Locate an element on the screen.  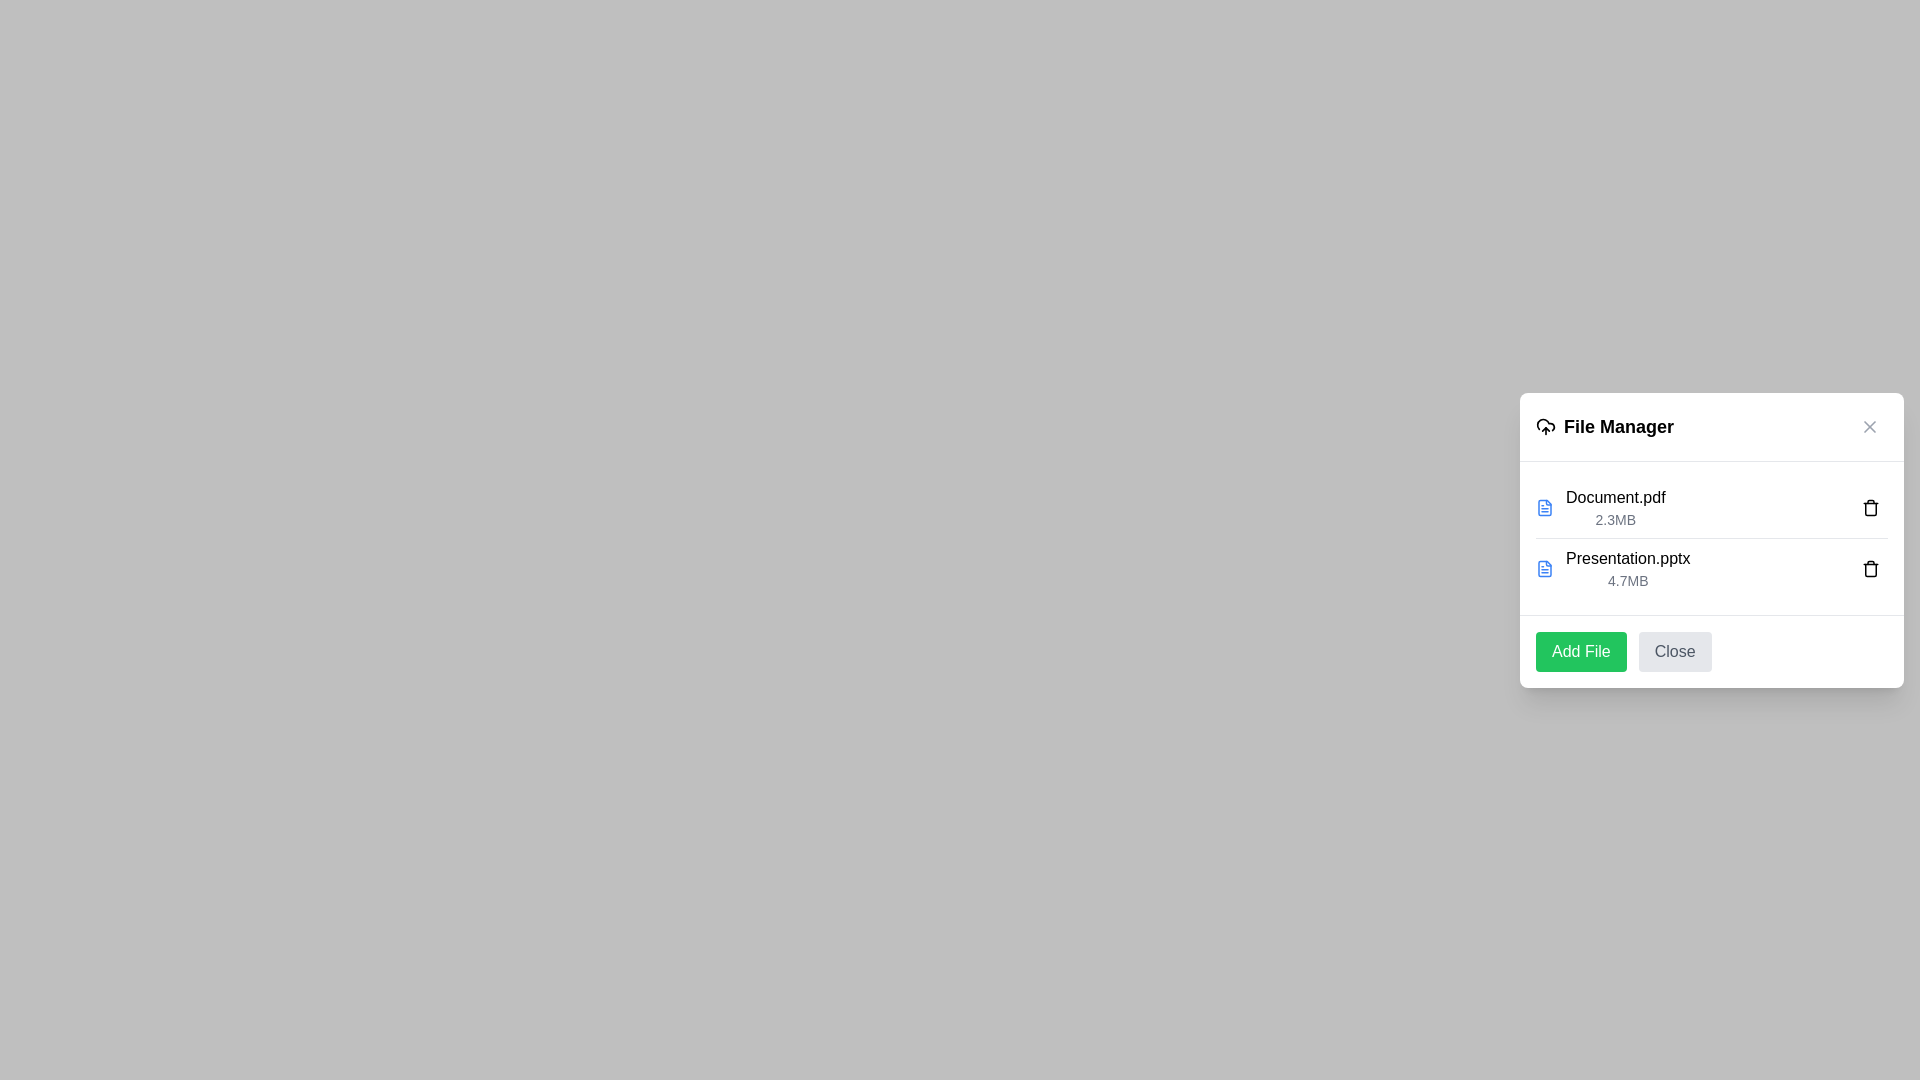
the deletion icon located at the right end of the file entry row for 'Document.pdf' in the 'File Manager' is located at coordinates (1870, 506).